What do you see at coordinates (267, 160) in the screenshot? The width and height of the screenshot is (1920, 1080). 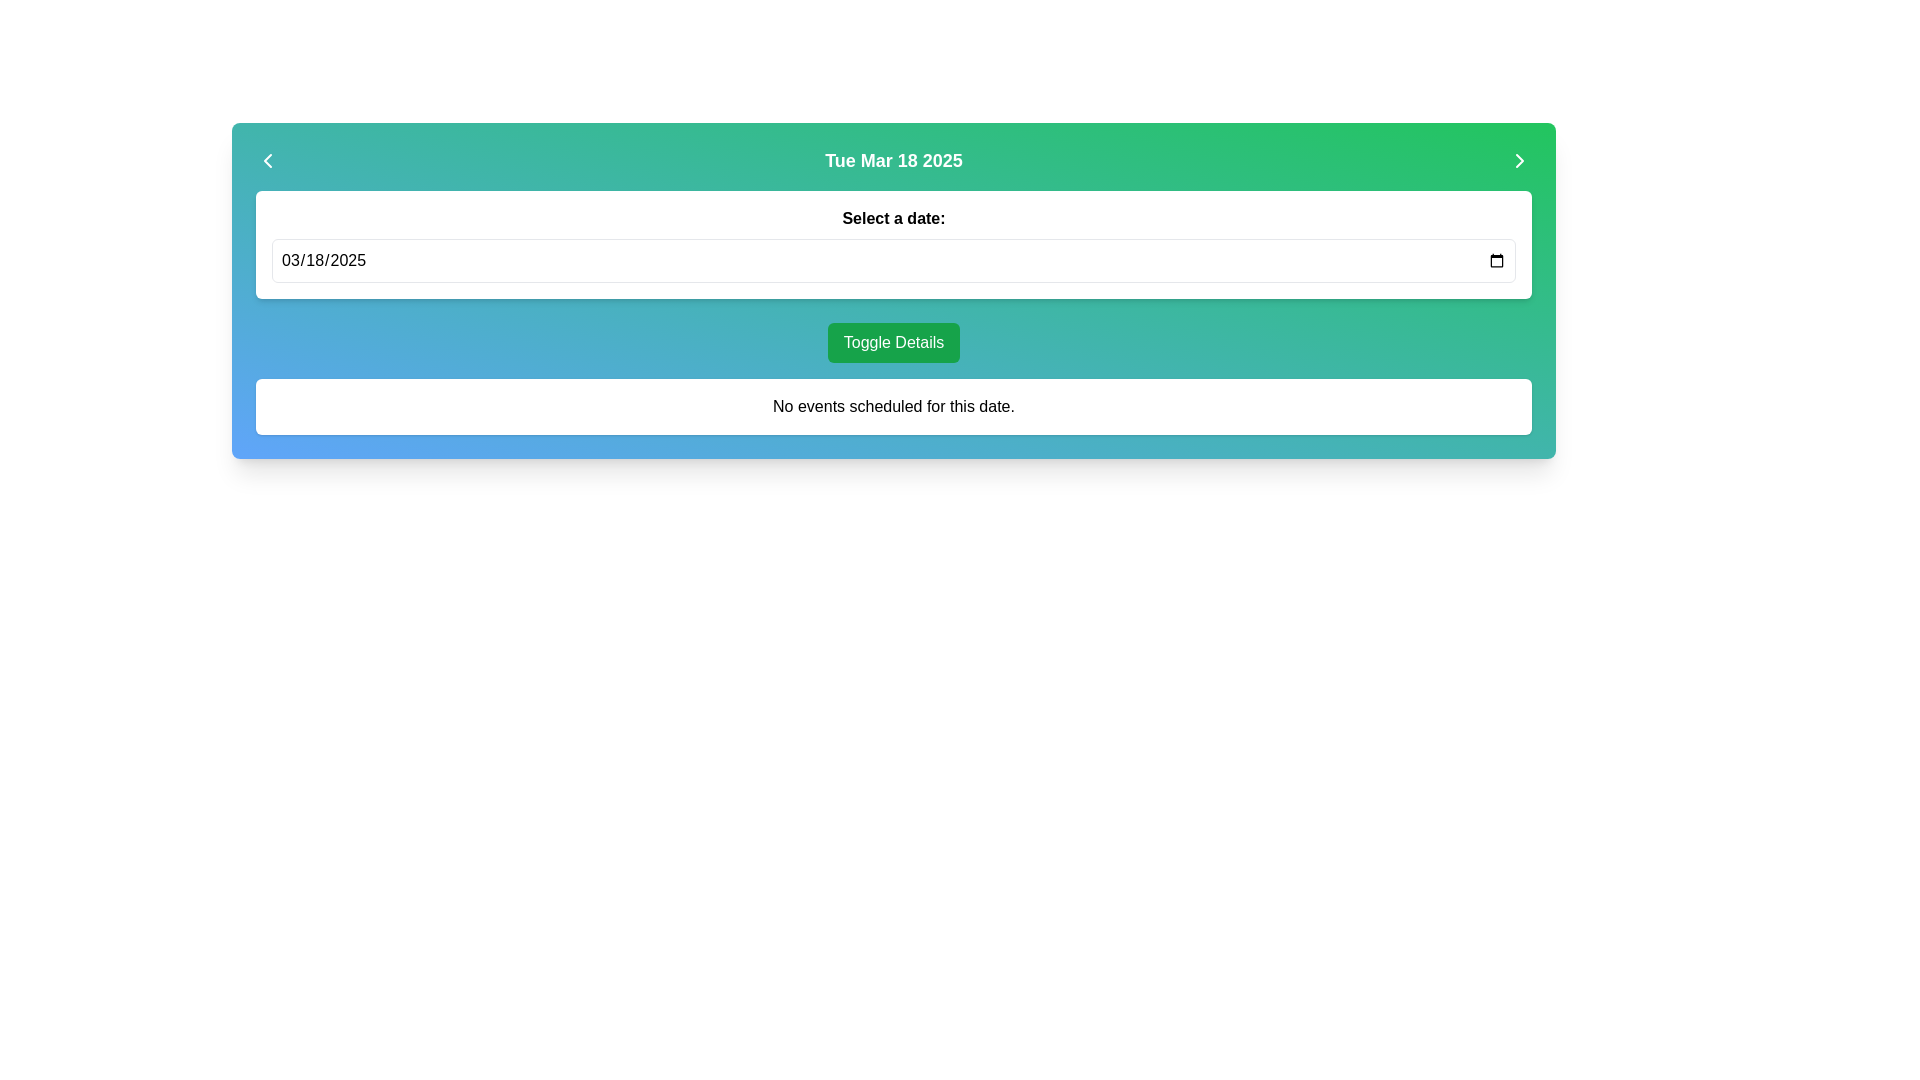 I see `the backward navigation button icon located on the far left side of the header bar, to the left of the text 'Tue Mar 18 2025'` at bounding box center [267, 160].